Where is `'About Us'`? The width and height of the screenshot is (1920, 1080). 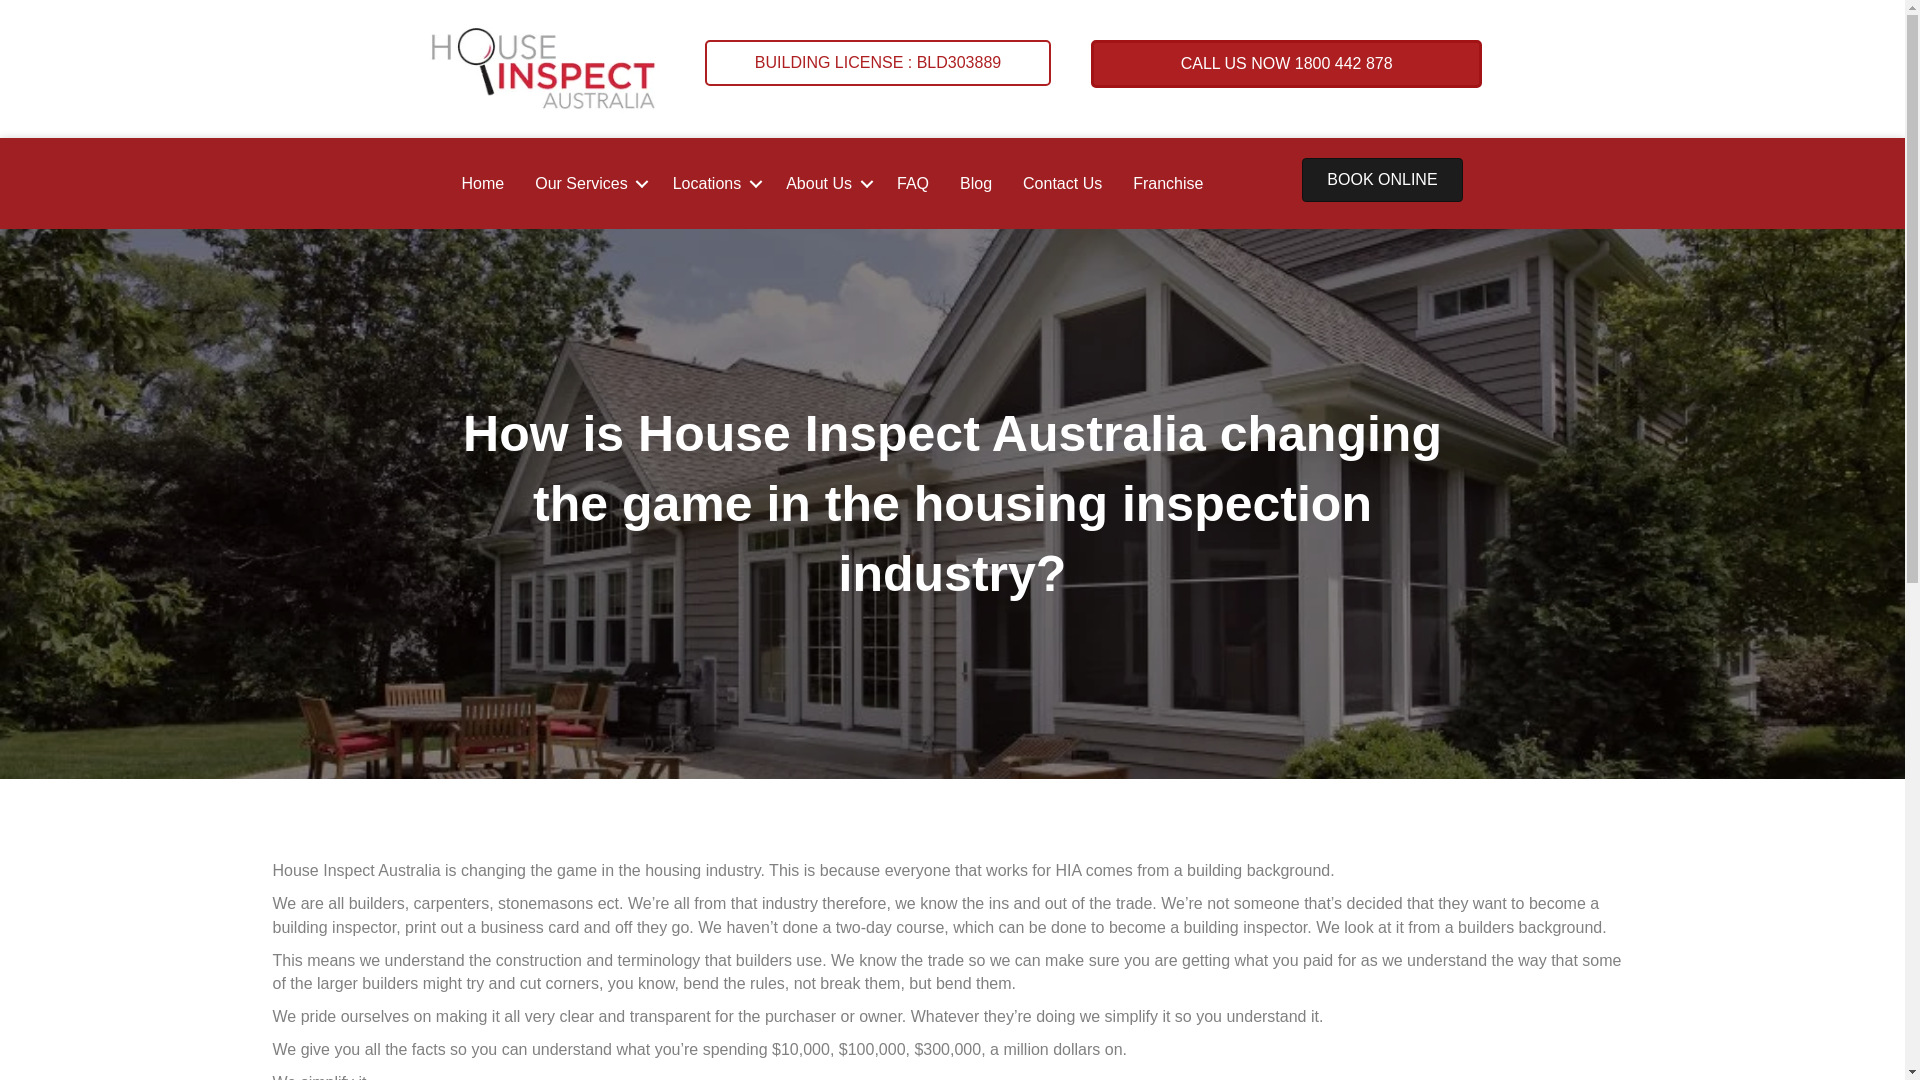
'About Us' is located at coordinates (825, 183).